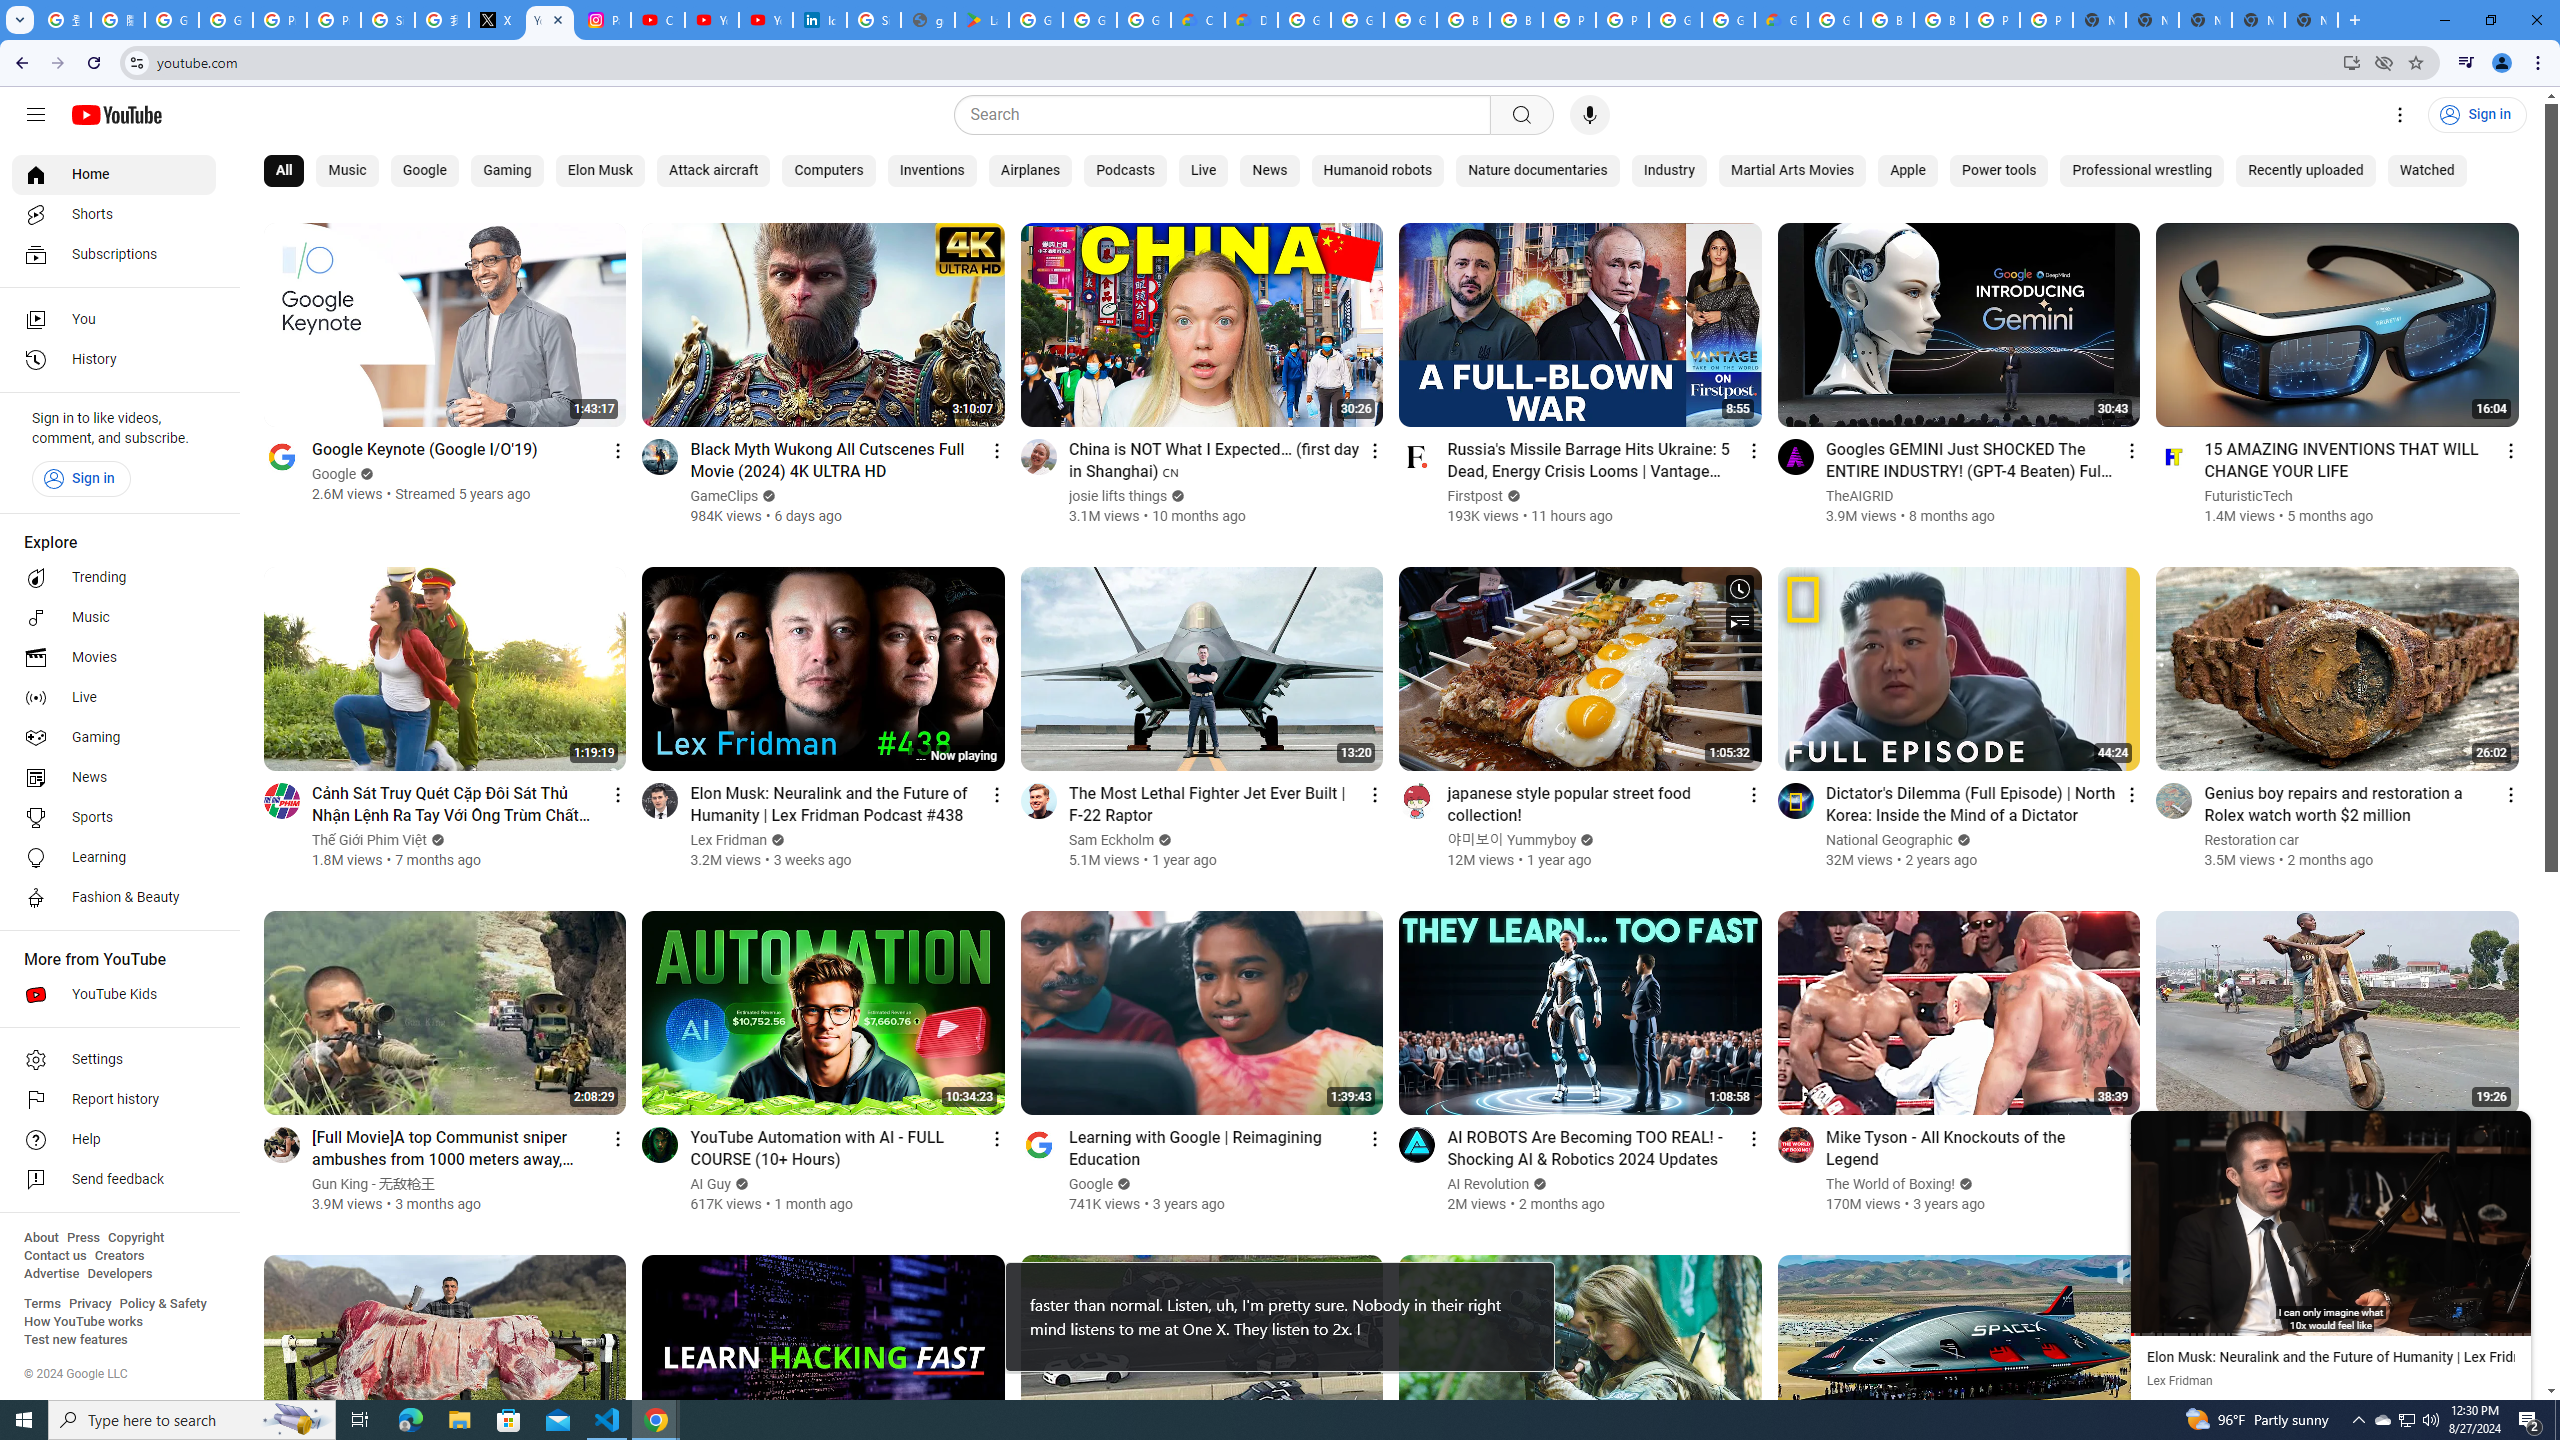  Describe the element at coordinates (2425, 171) in the screenshot. I see `'Watched'` at that location.